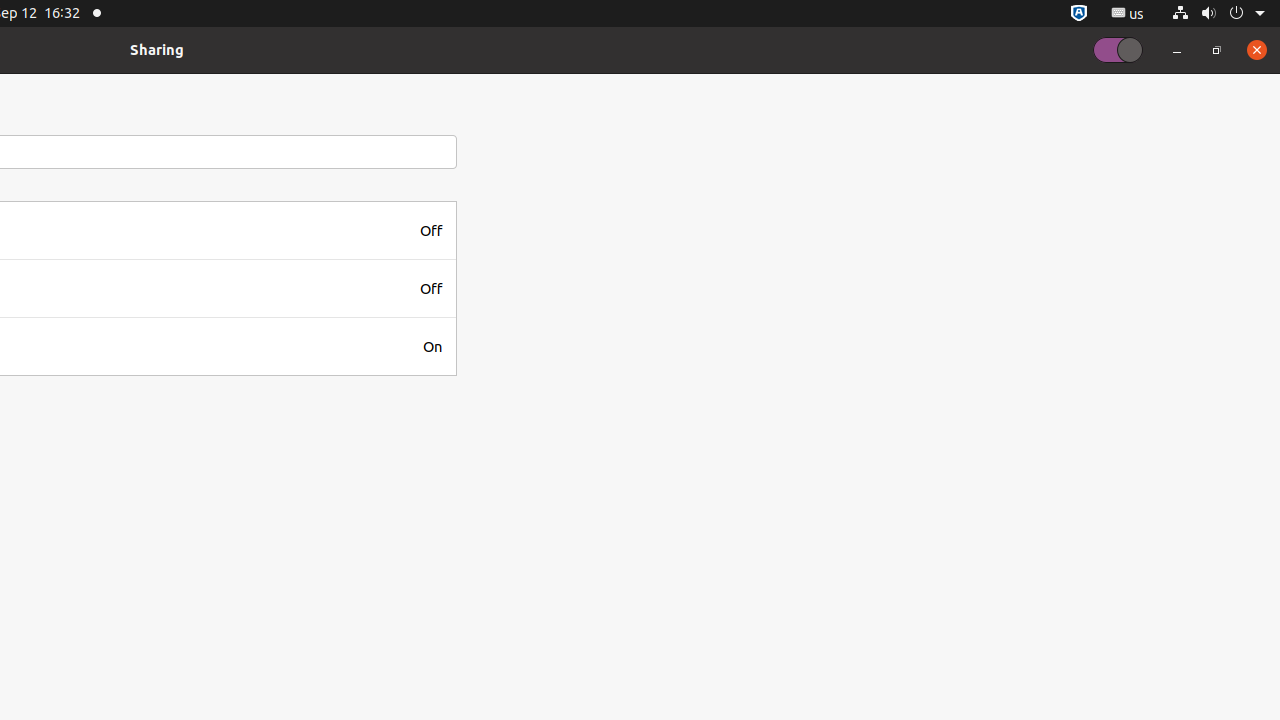 This screenshot has height=720, width=1280. What do you see at coordinates (1216, 48) in the screenshot?
I see `'Restore'` at bounding box center [1216, 48].